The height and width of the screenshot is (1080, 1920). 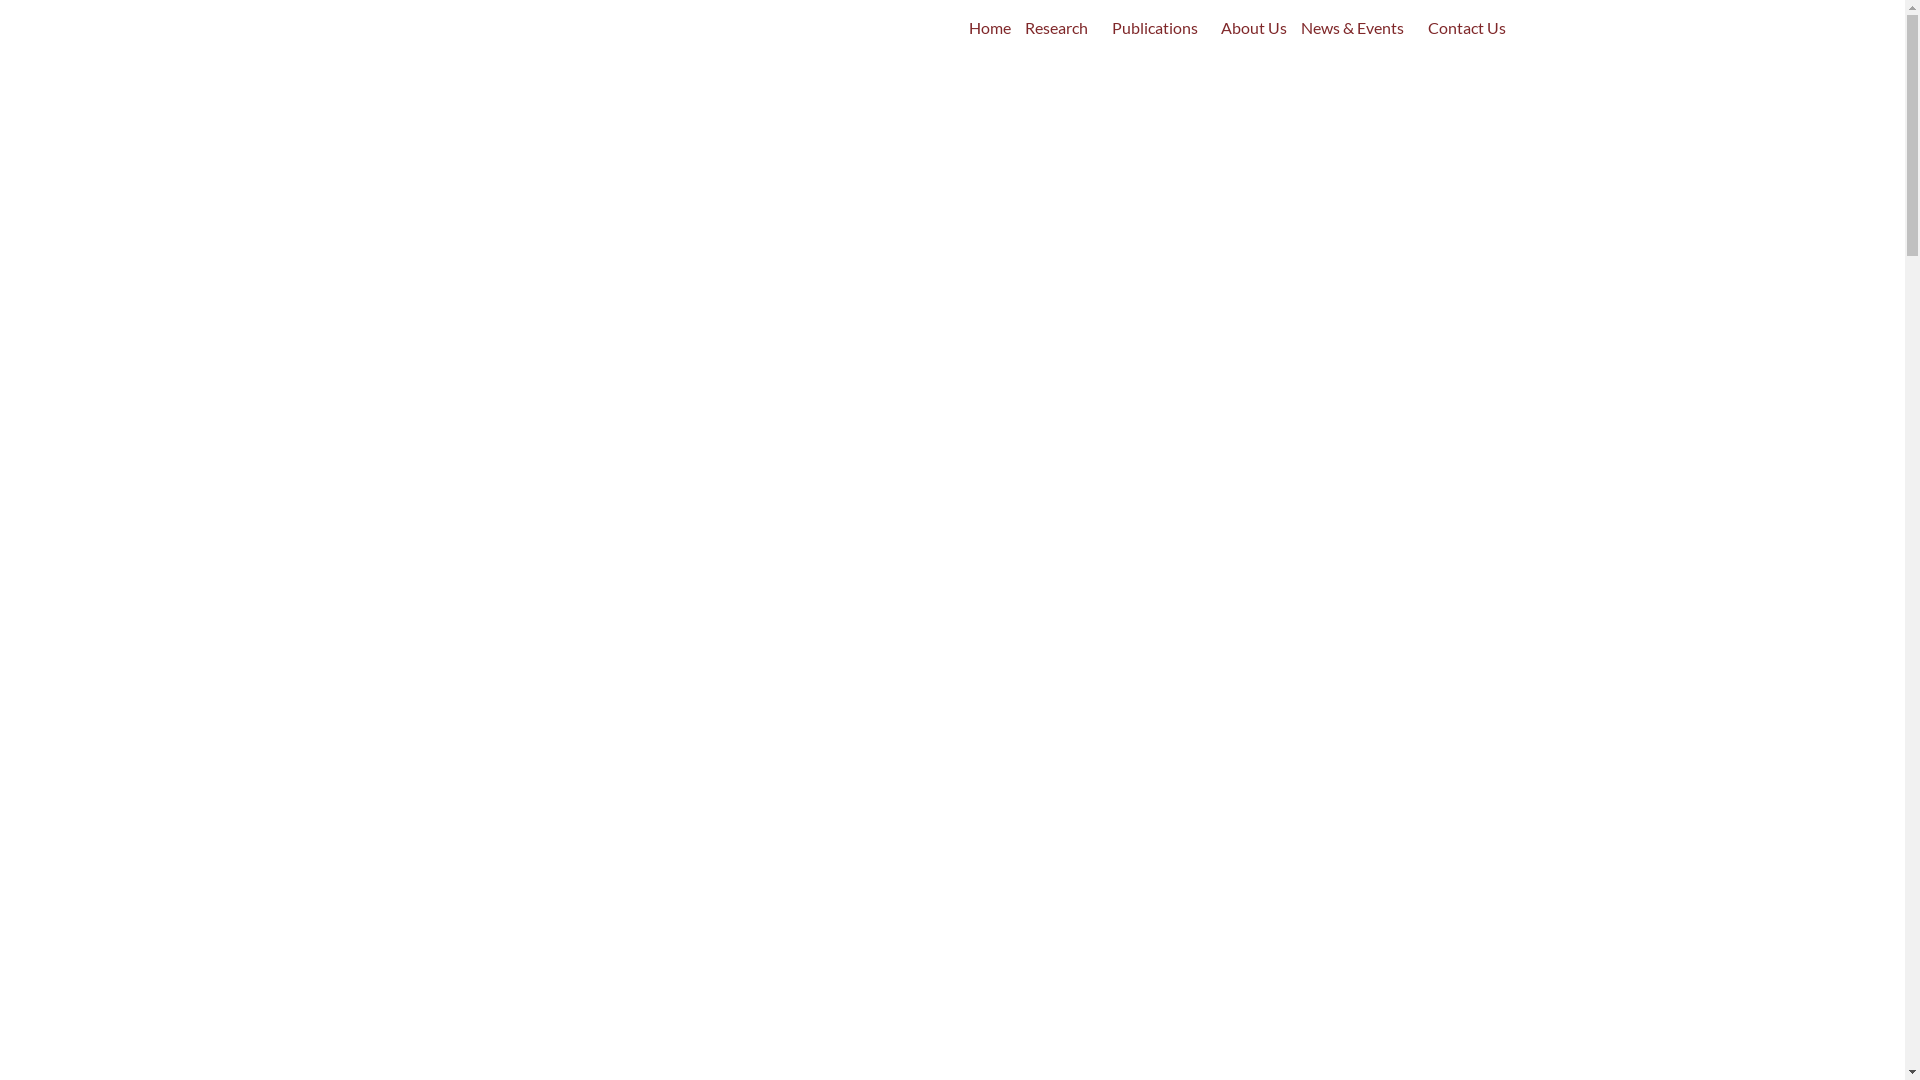 What do you see at coordinates (1060, 27) in the screenshot?
I see `'Research'` at bounding box center [1060, 27].